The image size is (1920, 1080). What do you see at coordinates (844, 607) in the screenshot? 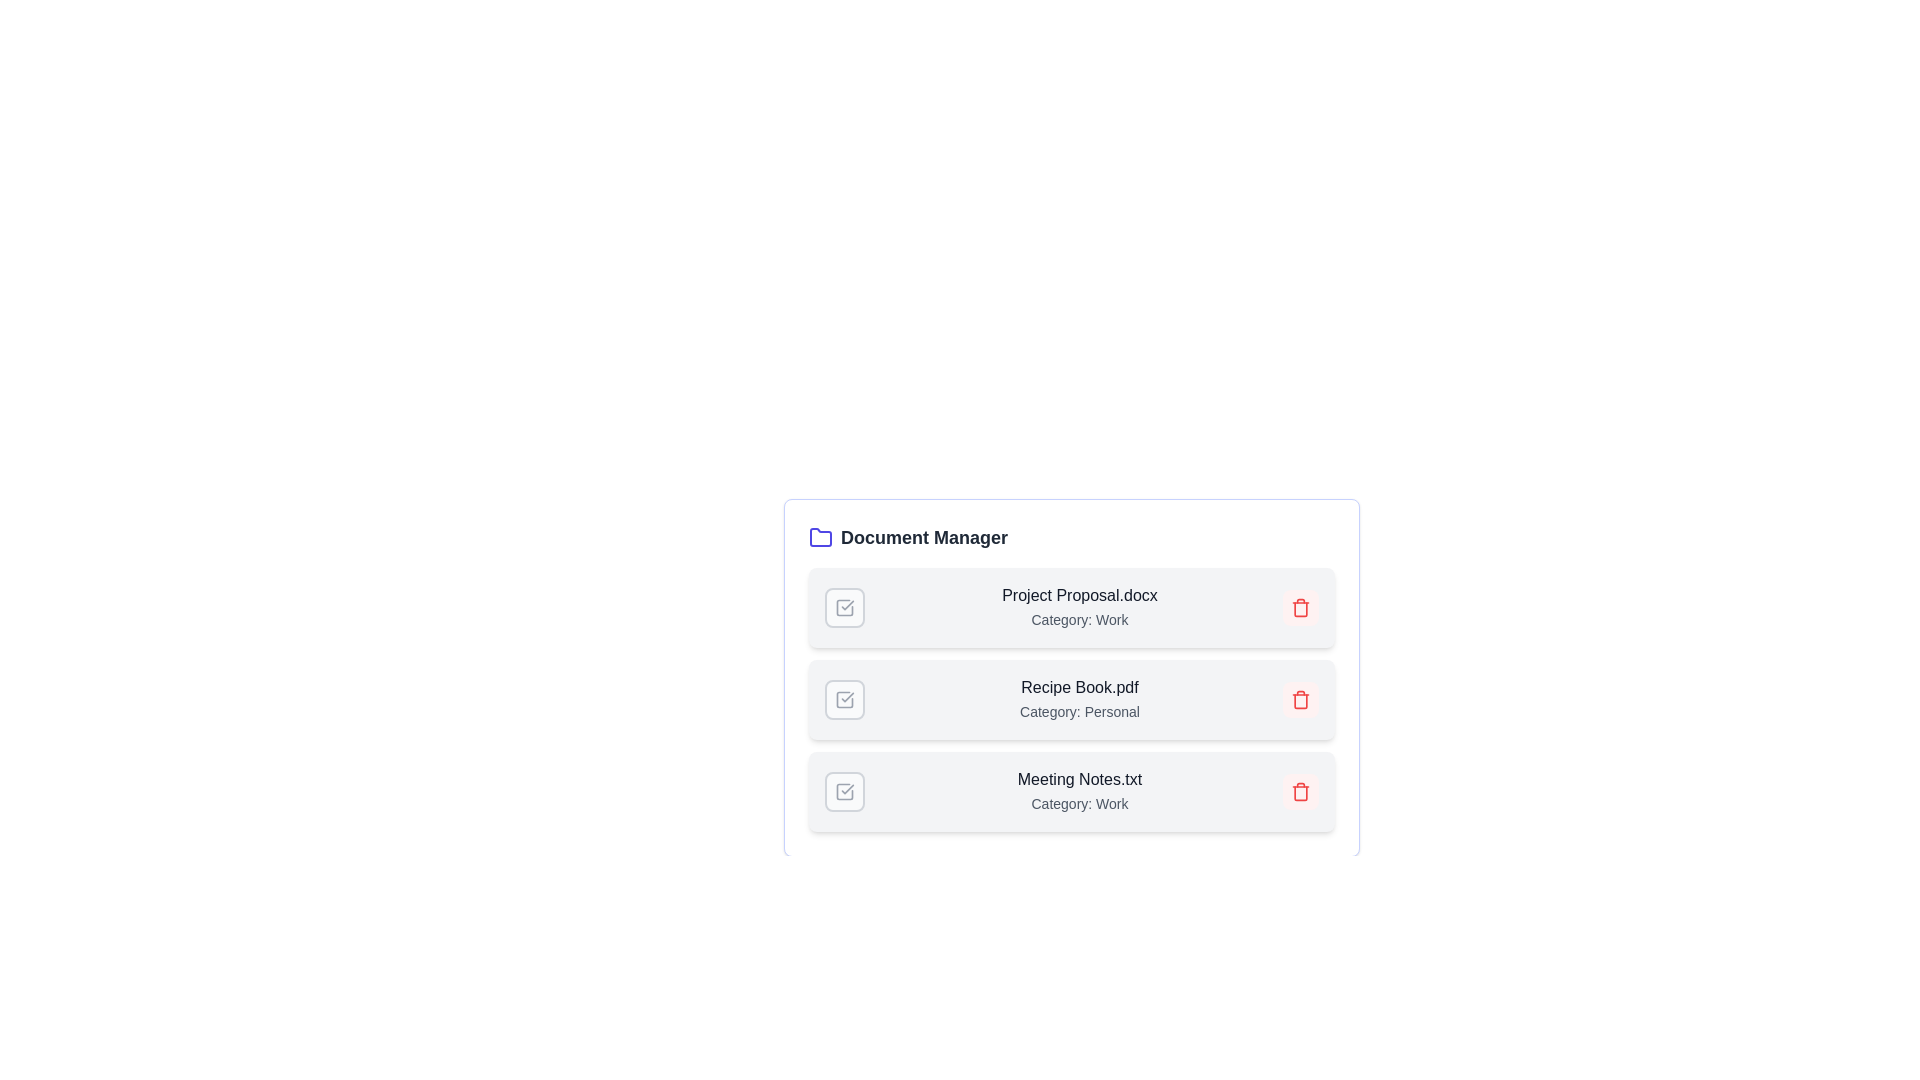
I see `the checkbox with a checkmark inside, located to the left of the 'Project Proposal.docx' and 'Category: Work' text` at bounding box center [844, 607].